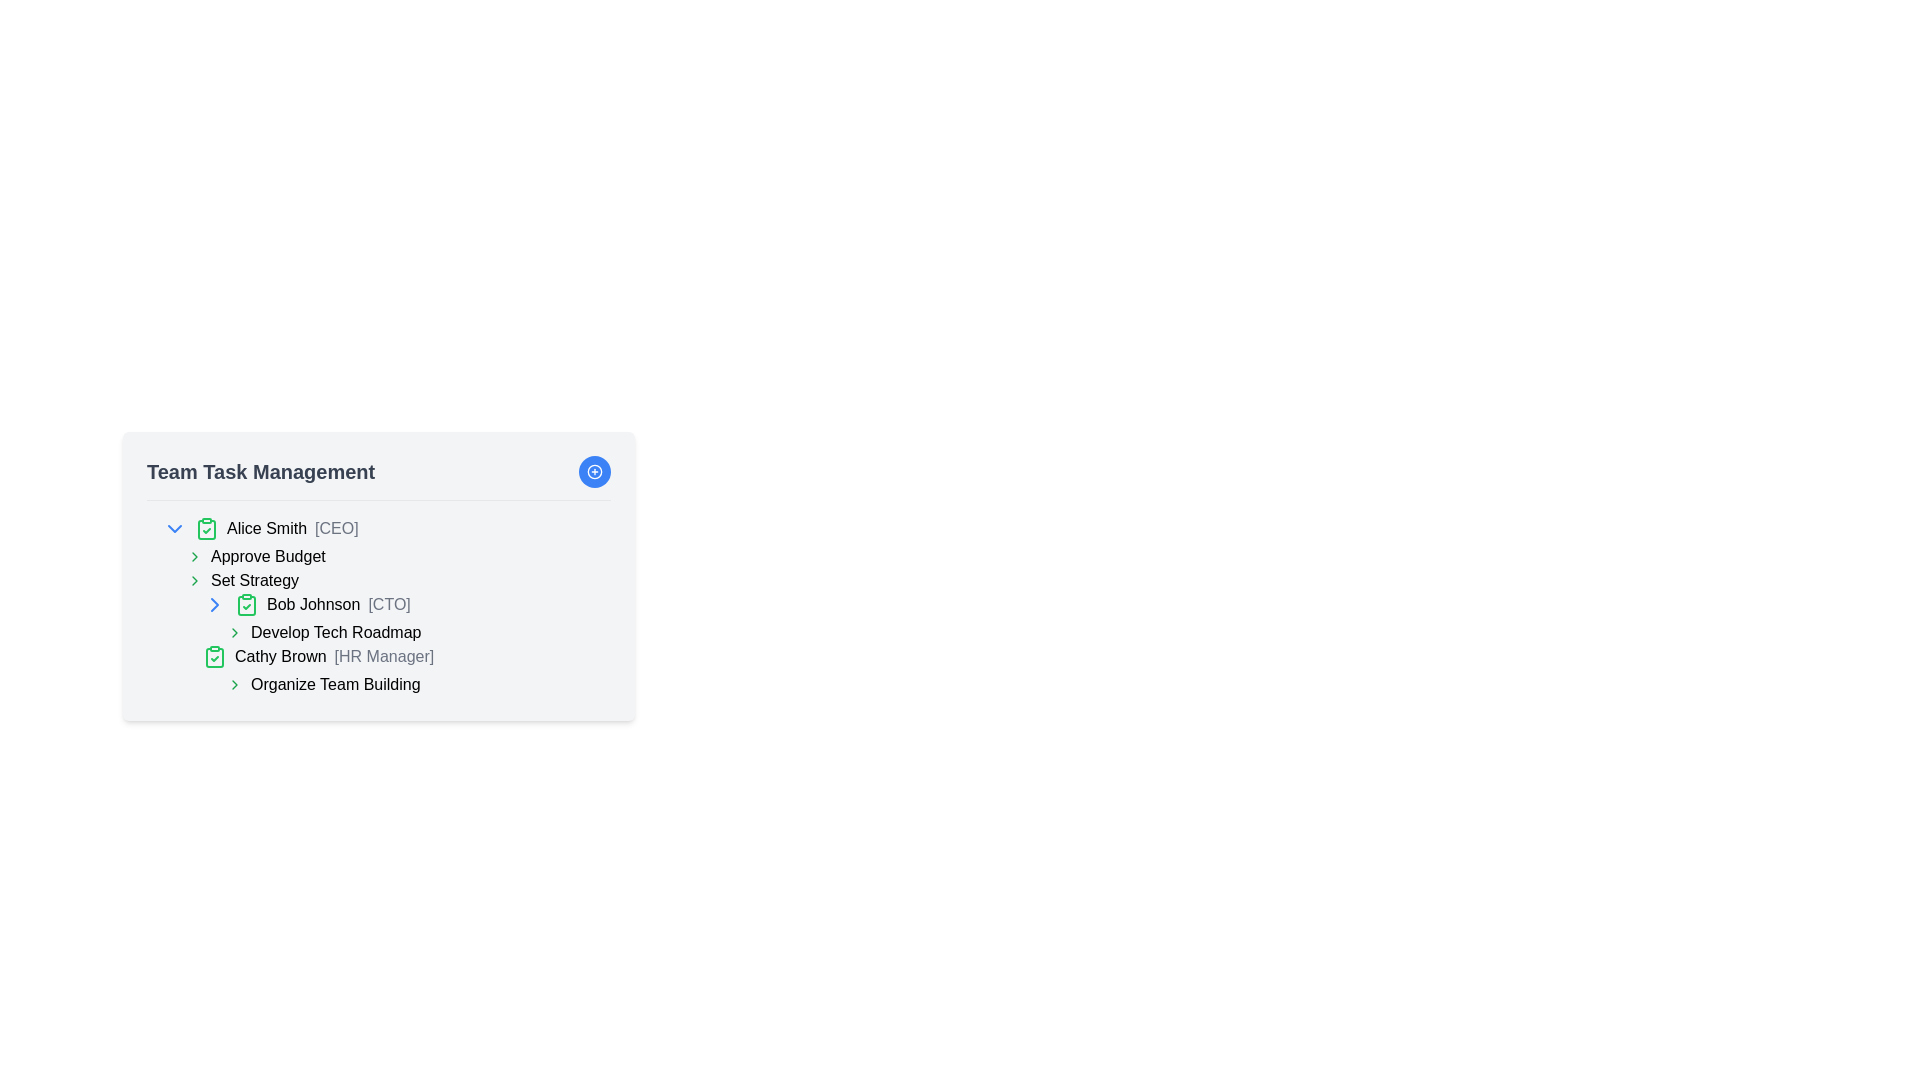  What do you see at coordinates (379, 605) in the screenshot?
I see `the names in the Organized list with hierarchical structure` at bounding box center [379, 605].